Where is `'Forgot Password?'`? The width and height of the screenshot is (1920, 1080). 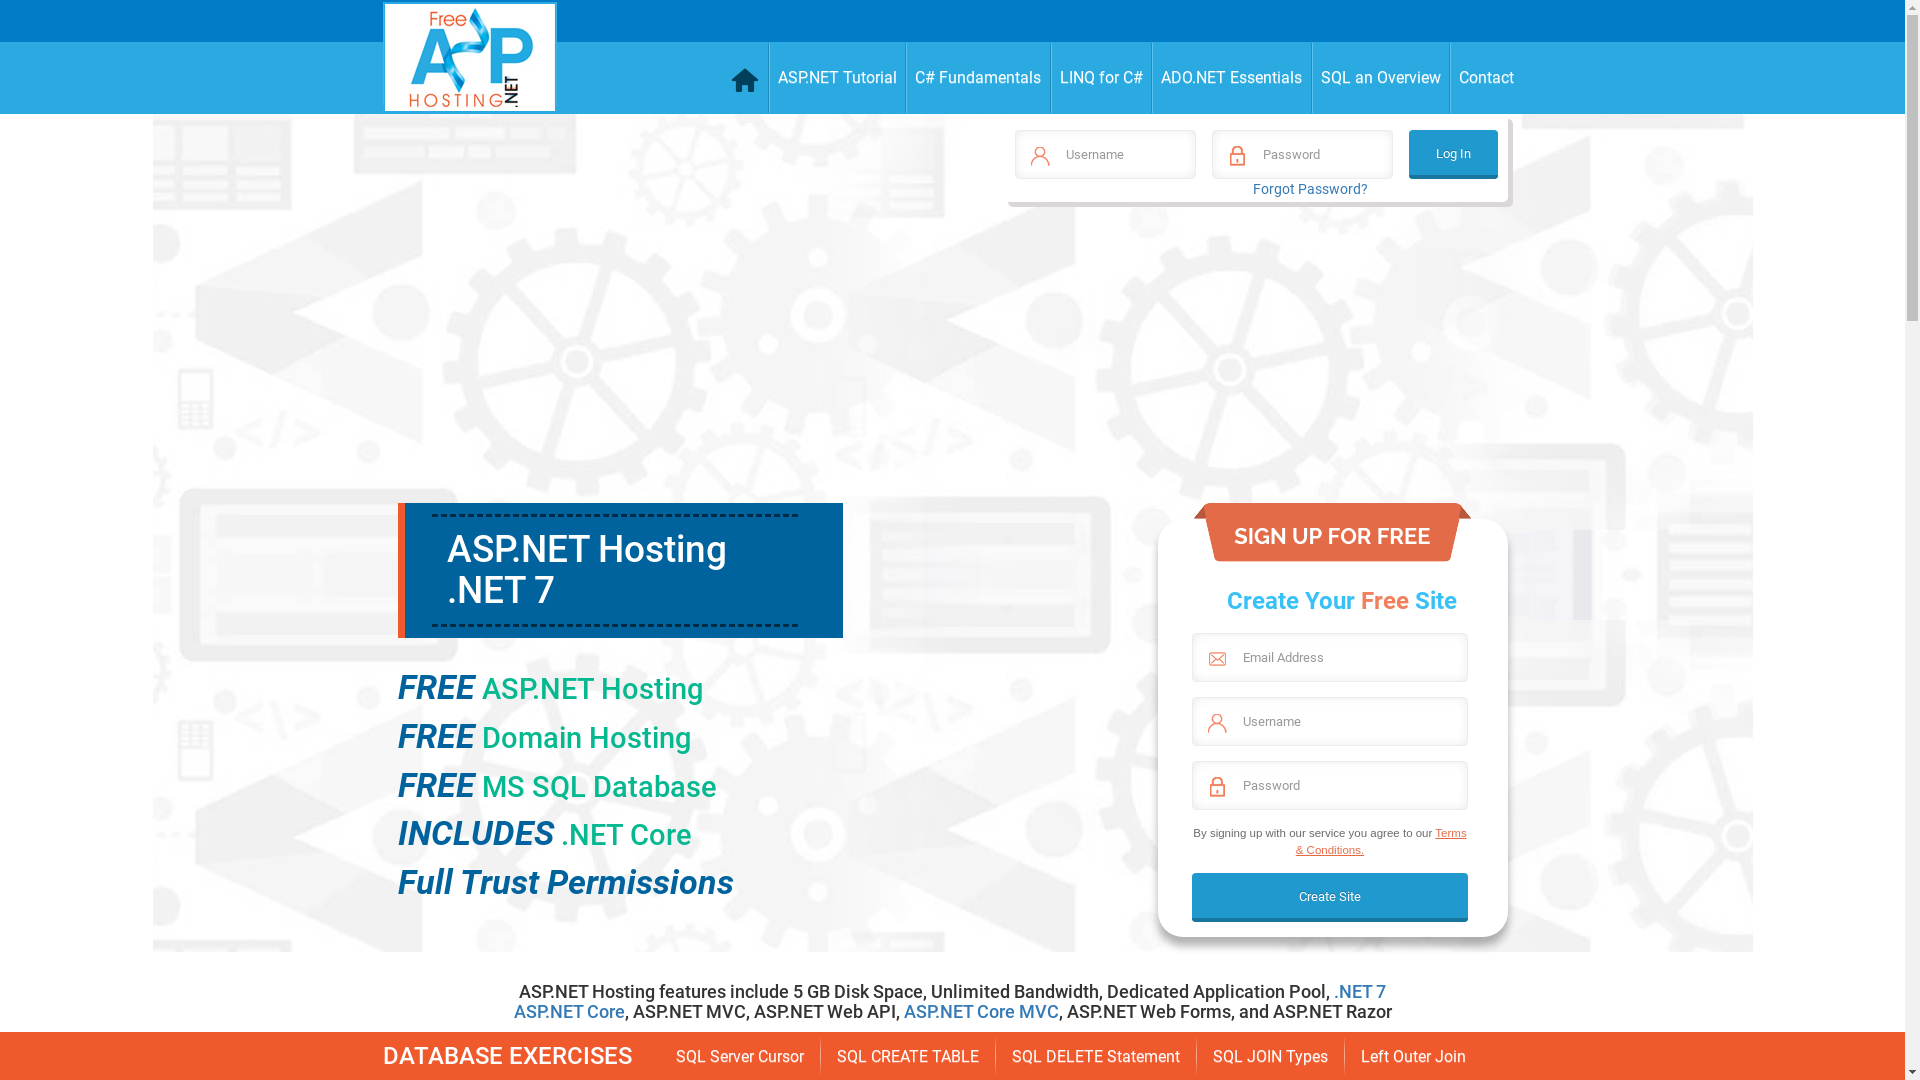 'Forgot Password?' is located at coordinates (1310, 189).